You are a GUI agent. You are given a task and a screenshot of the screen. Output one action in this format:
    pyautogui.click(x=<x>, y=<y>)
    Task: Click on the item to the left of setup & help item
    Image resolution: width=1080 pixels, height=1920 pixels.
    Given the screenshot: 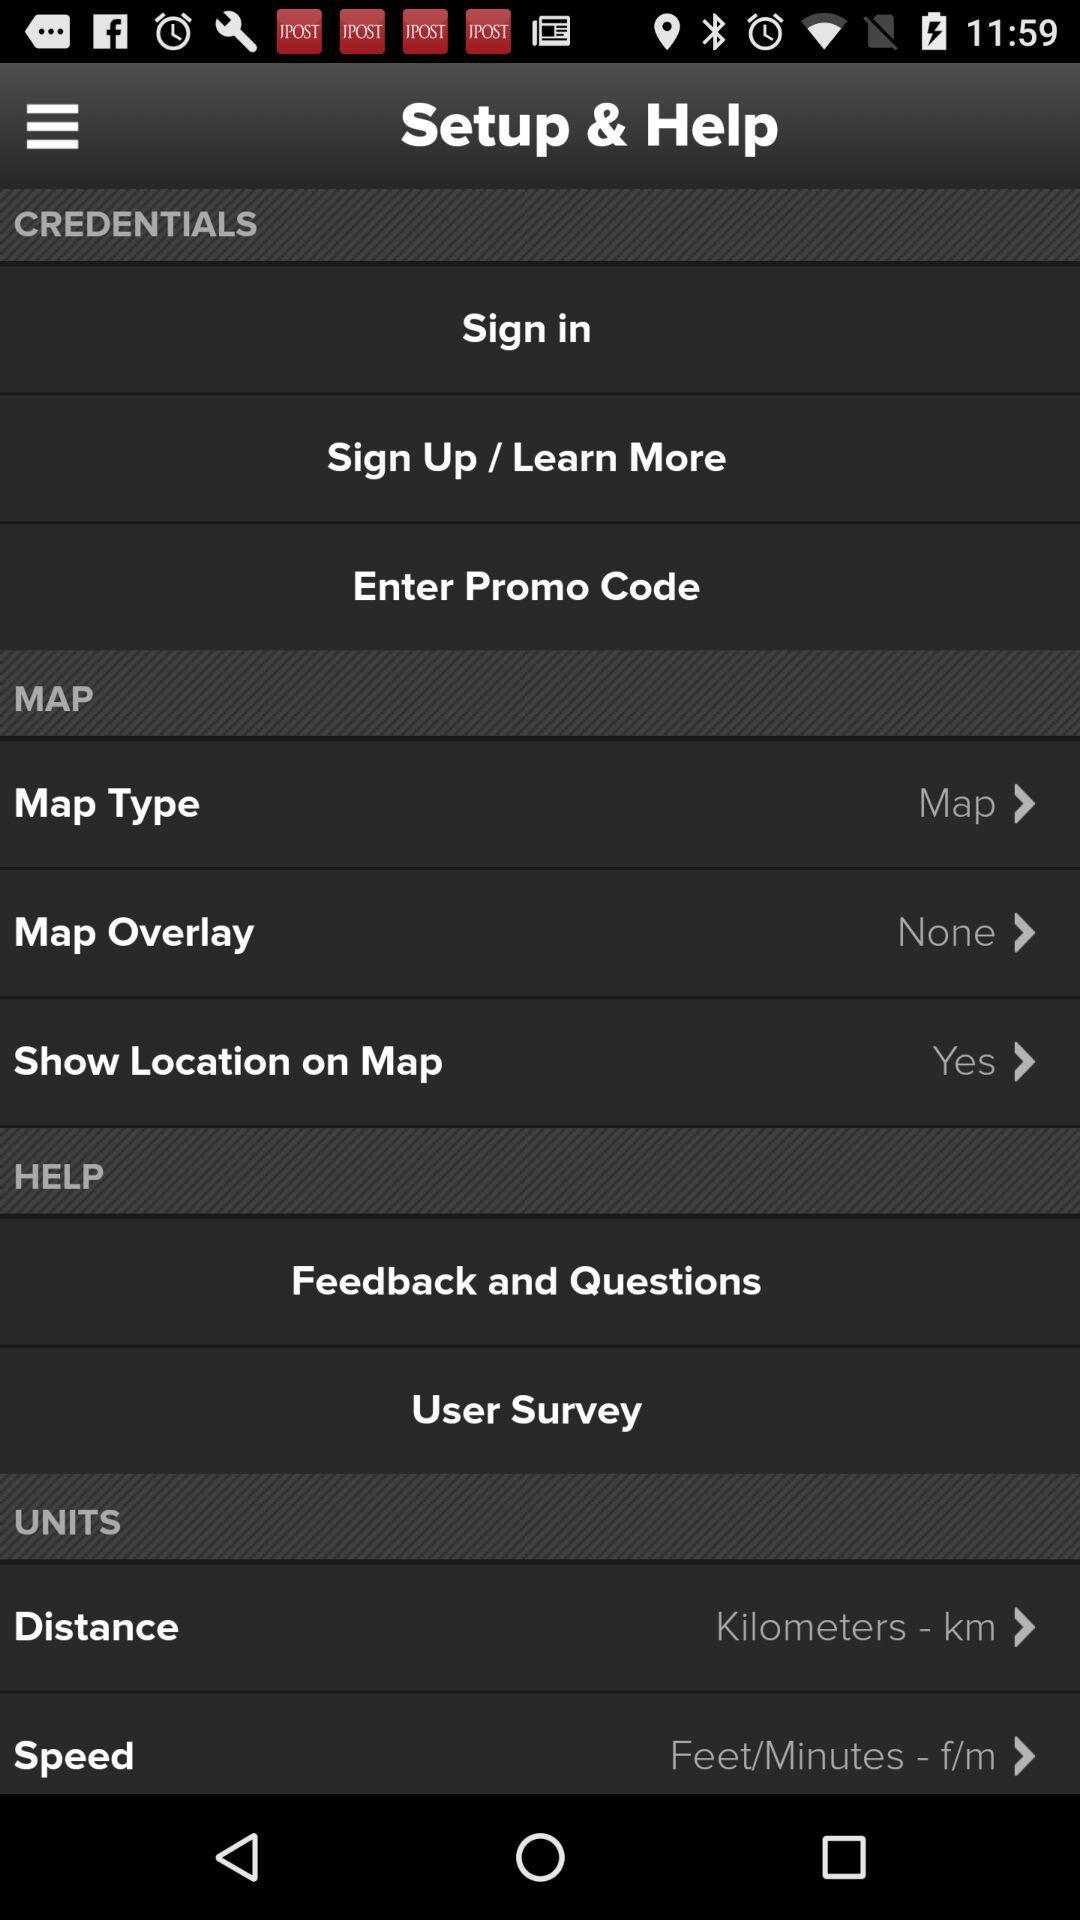 What is the action you would take?
    pyautogui.click(x=51, y=124)
    